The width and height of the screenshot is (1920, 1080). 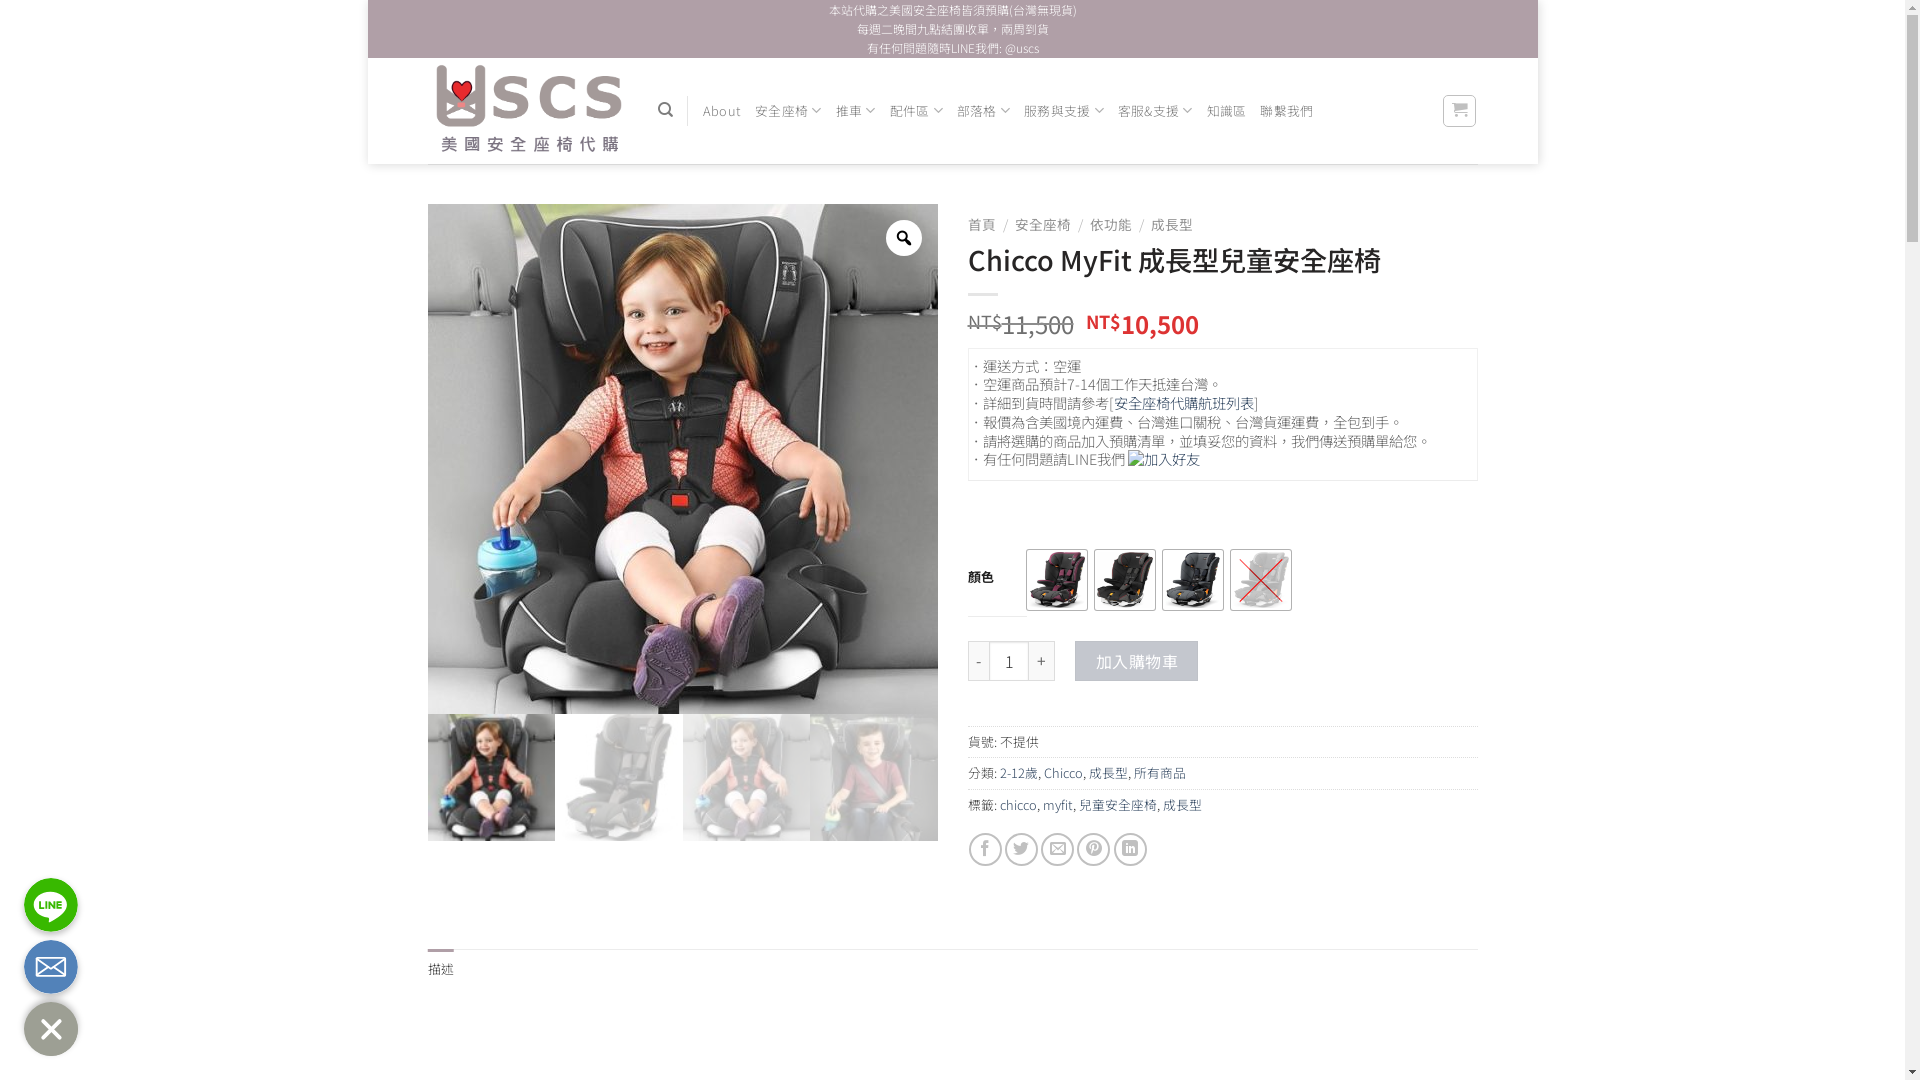 What do you see at coordinates (1018, 803) in the screenshot?
I see `'chicco'` at bounding box center [1018, 803].